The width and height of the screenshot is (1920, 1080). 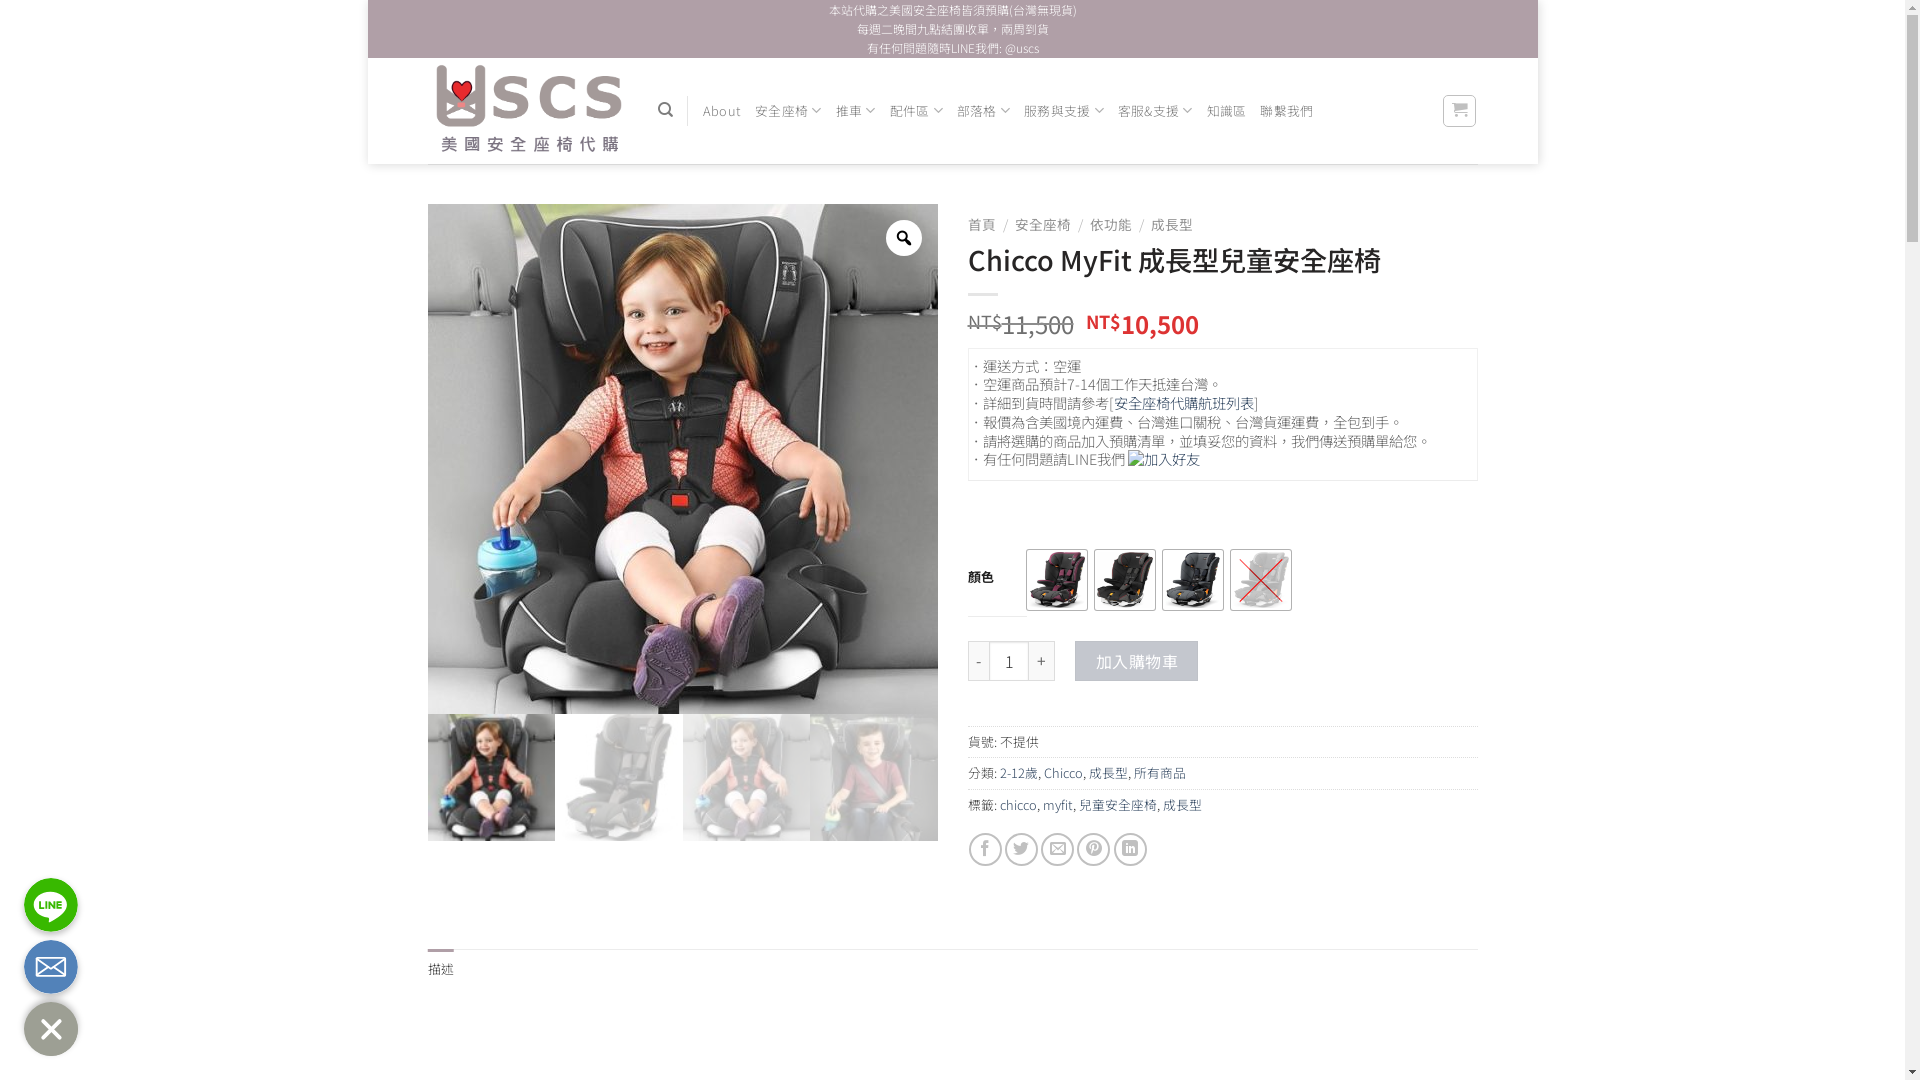 What do you see at coordinates (1018, 803) in the screenshot?
I see `'chicco'` at bounding box center [1018, 803].